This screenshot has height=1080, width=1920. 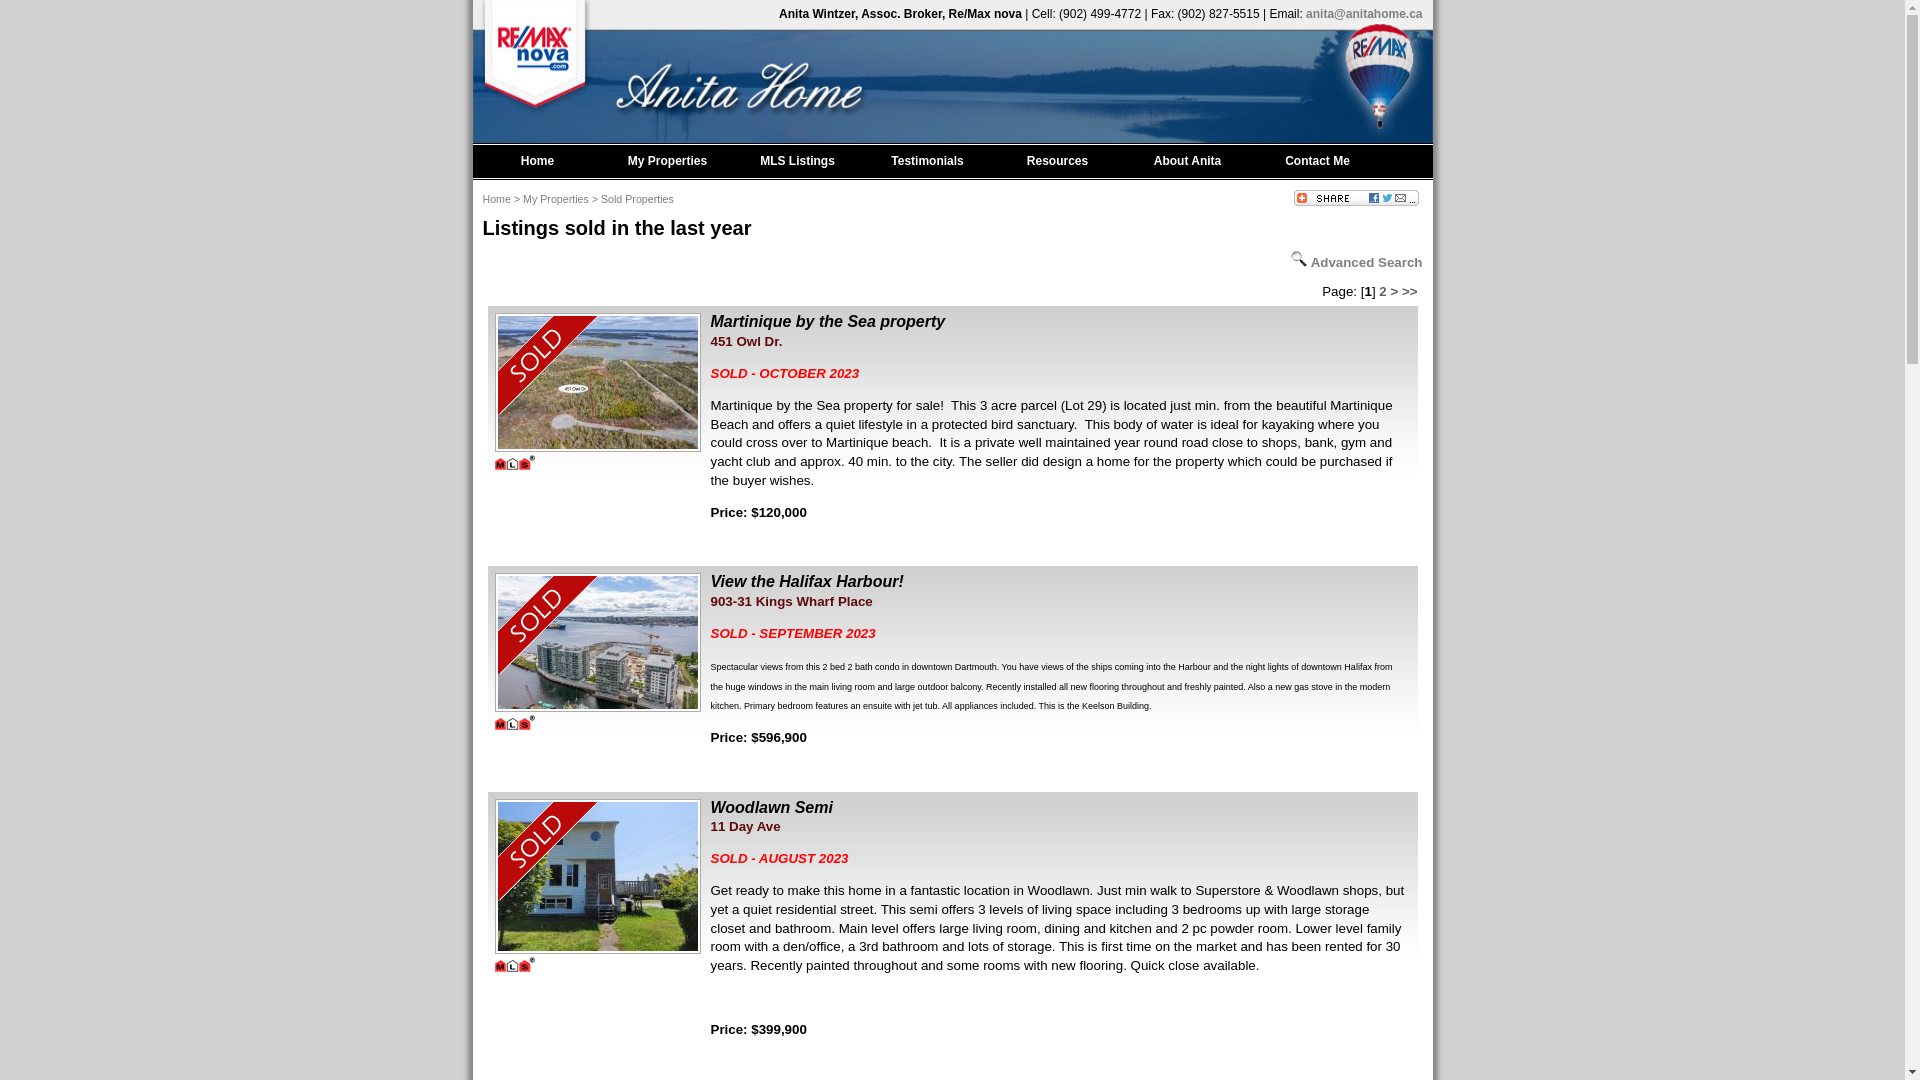 What do you see at coordinates (537, 160) in the screenshot?
I see `'Home'` at bounding box center [537, 160].